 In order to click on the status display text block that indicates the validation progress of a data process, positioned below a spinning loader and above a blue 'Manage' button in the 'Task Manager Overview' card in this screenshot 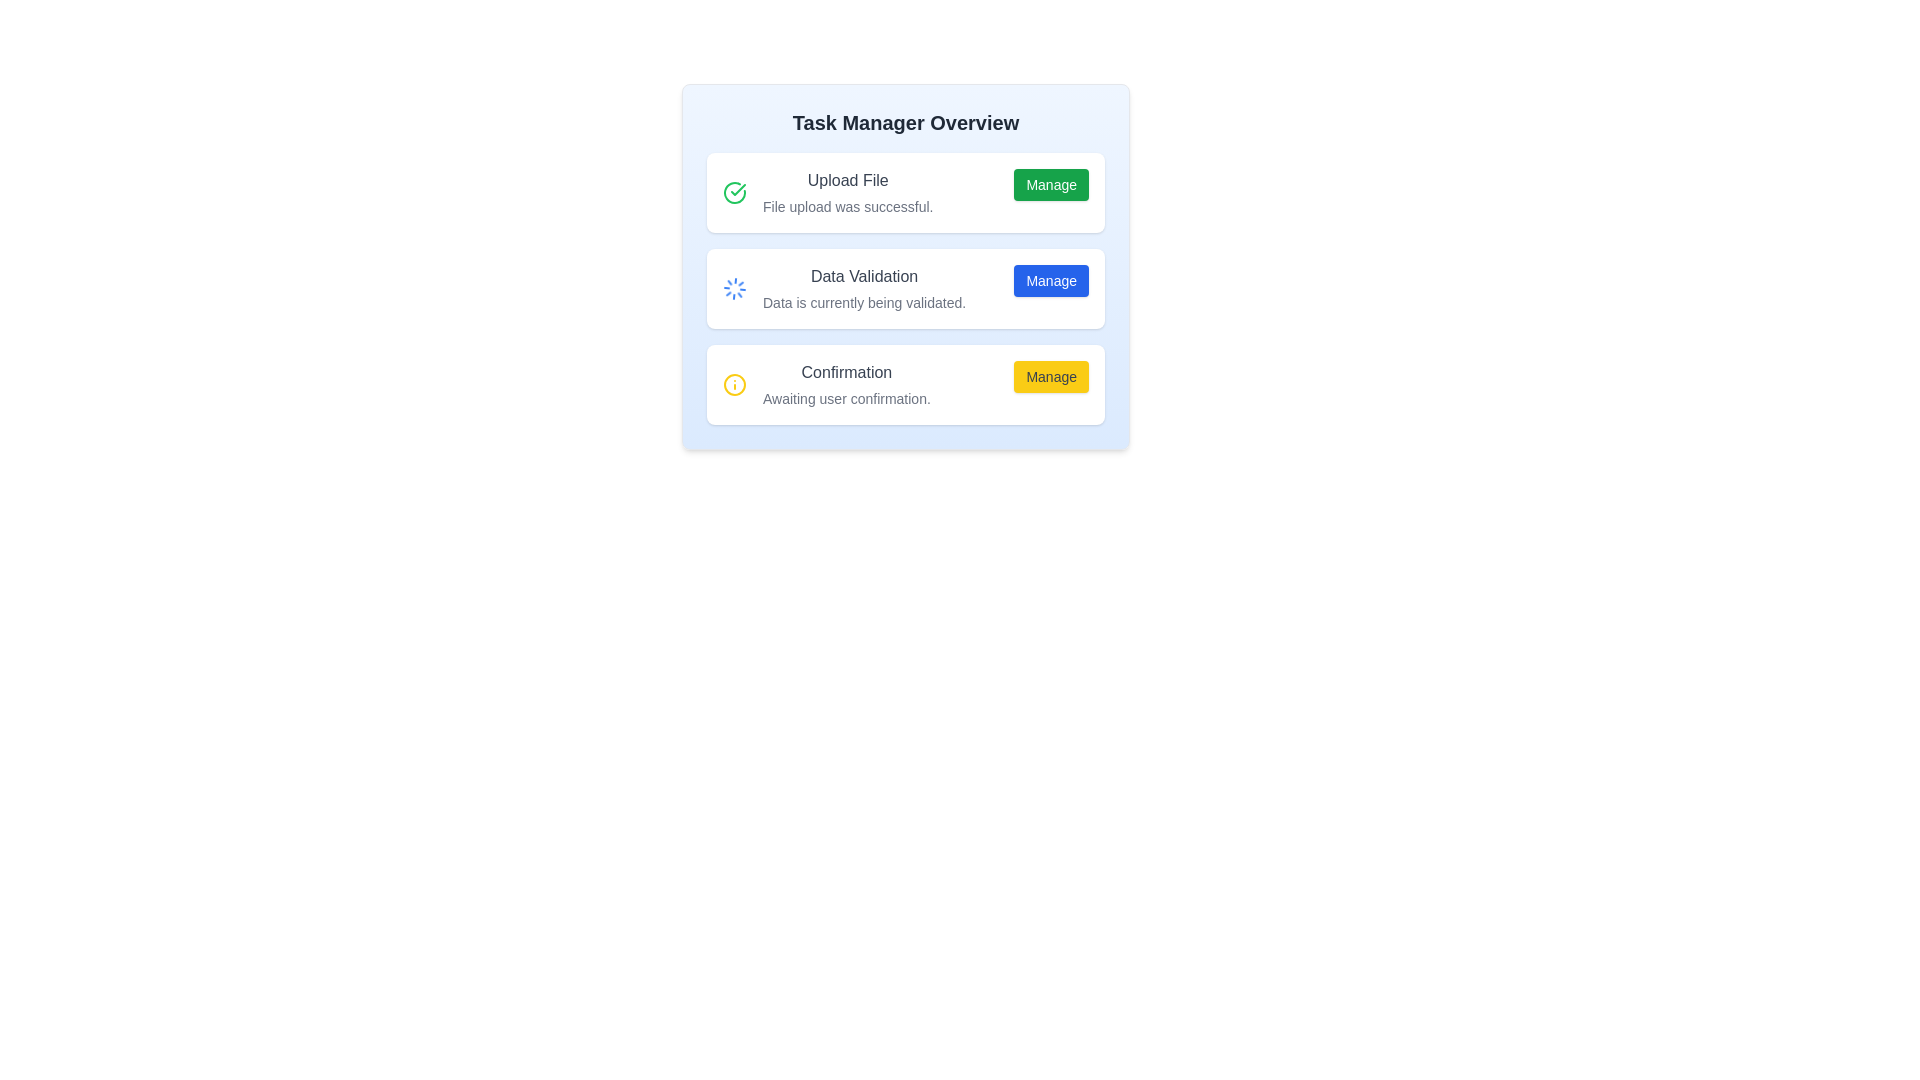, I will do `click(864, 289)`.